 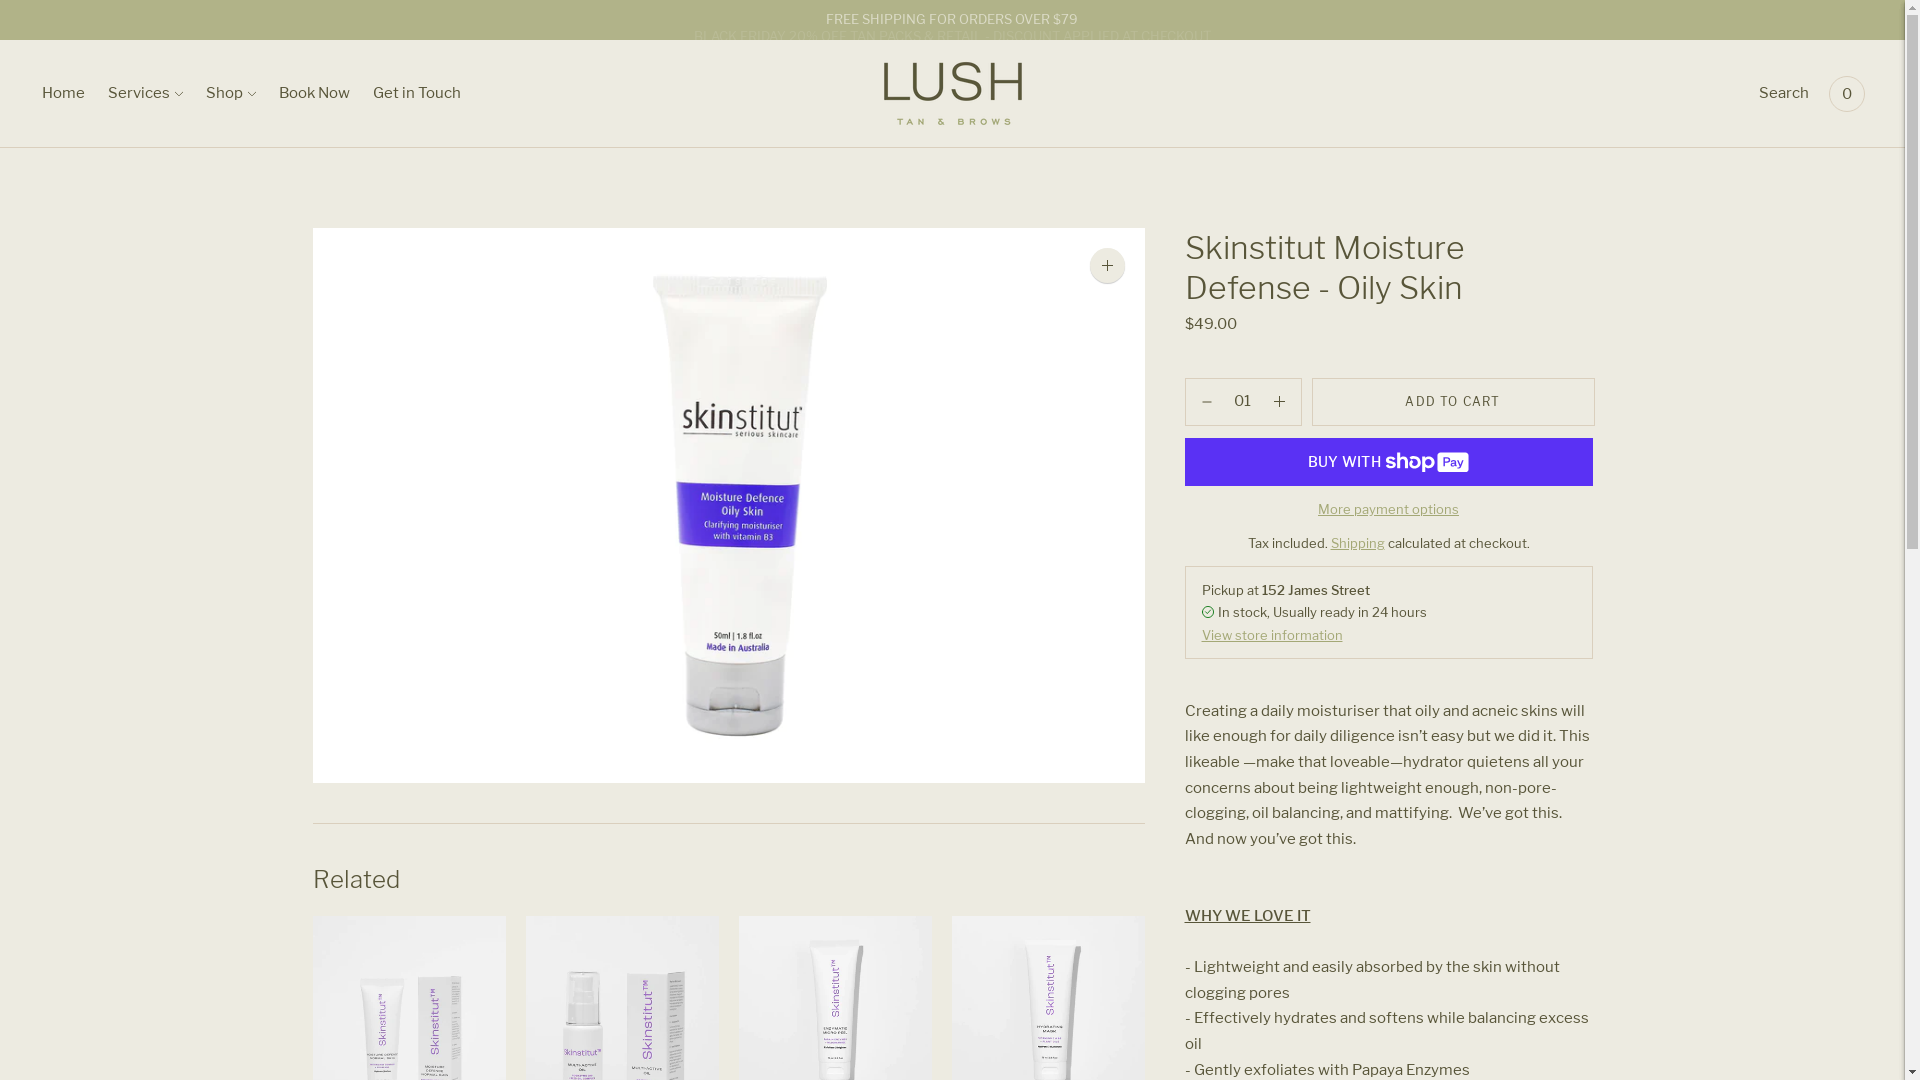 What do you see at coordinates (63, 93) in the screenshot?
I see `'Home'` at bounding box center [63, 93].